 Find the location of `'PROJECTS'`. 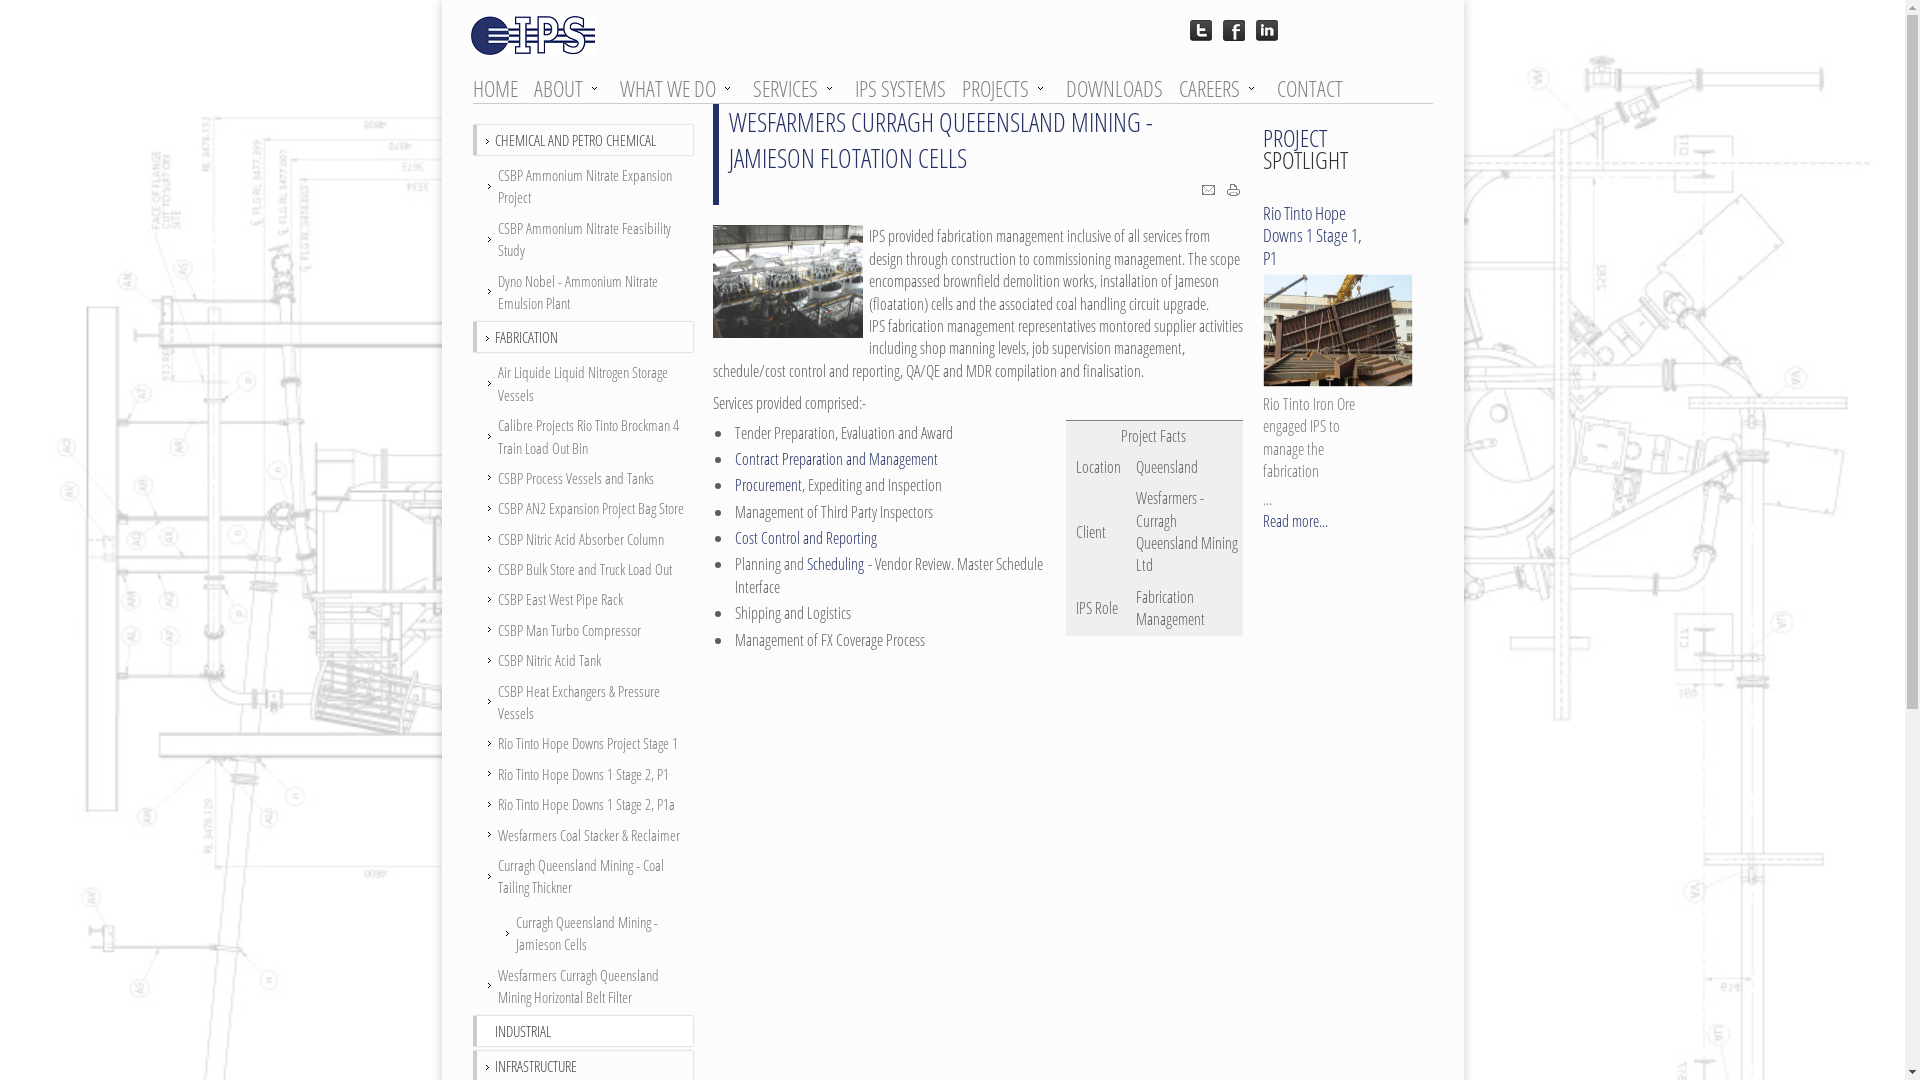

'PROJECTS' is located at coordinates (1004, 87).